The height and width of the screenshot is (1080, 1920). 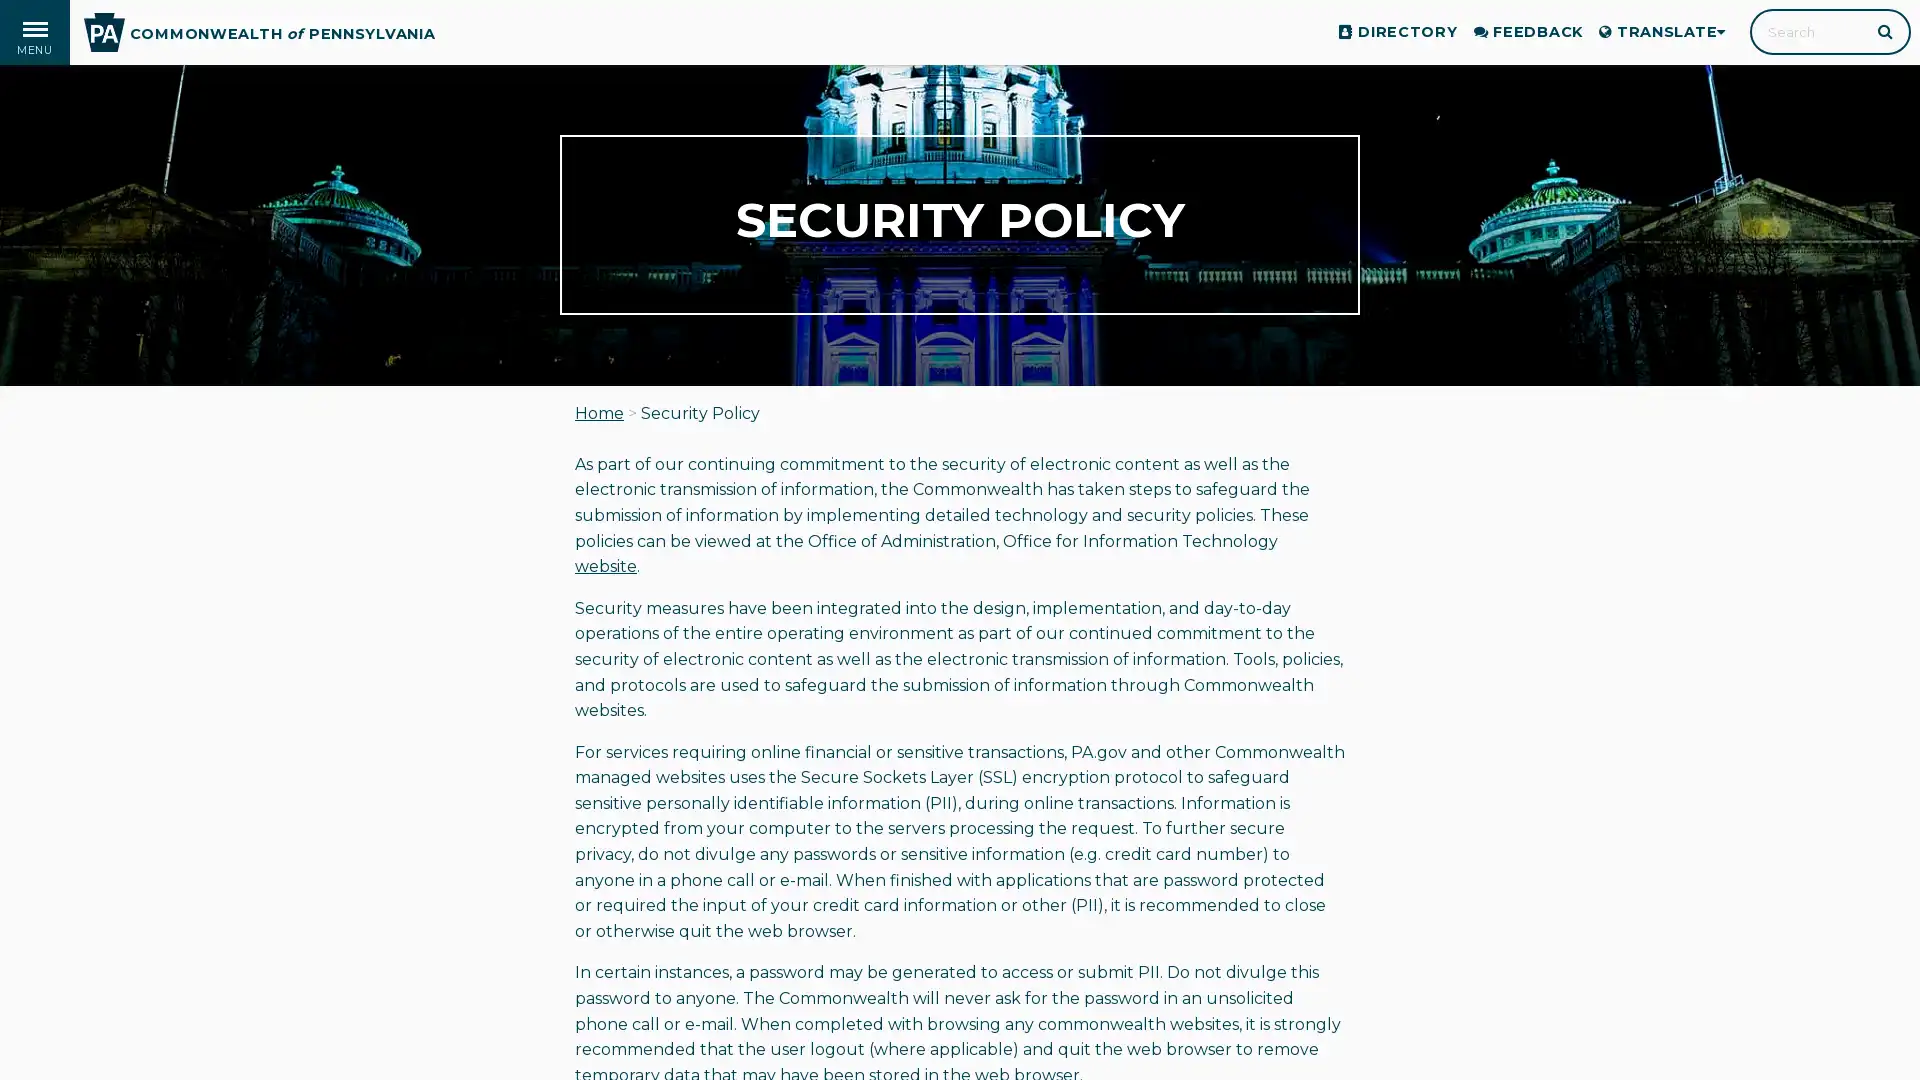 What do you see at coordinates (1886, 30) in the screenshot?
I see `Search` at bounding box center [1886, 30].